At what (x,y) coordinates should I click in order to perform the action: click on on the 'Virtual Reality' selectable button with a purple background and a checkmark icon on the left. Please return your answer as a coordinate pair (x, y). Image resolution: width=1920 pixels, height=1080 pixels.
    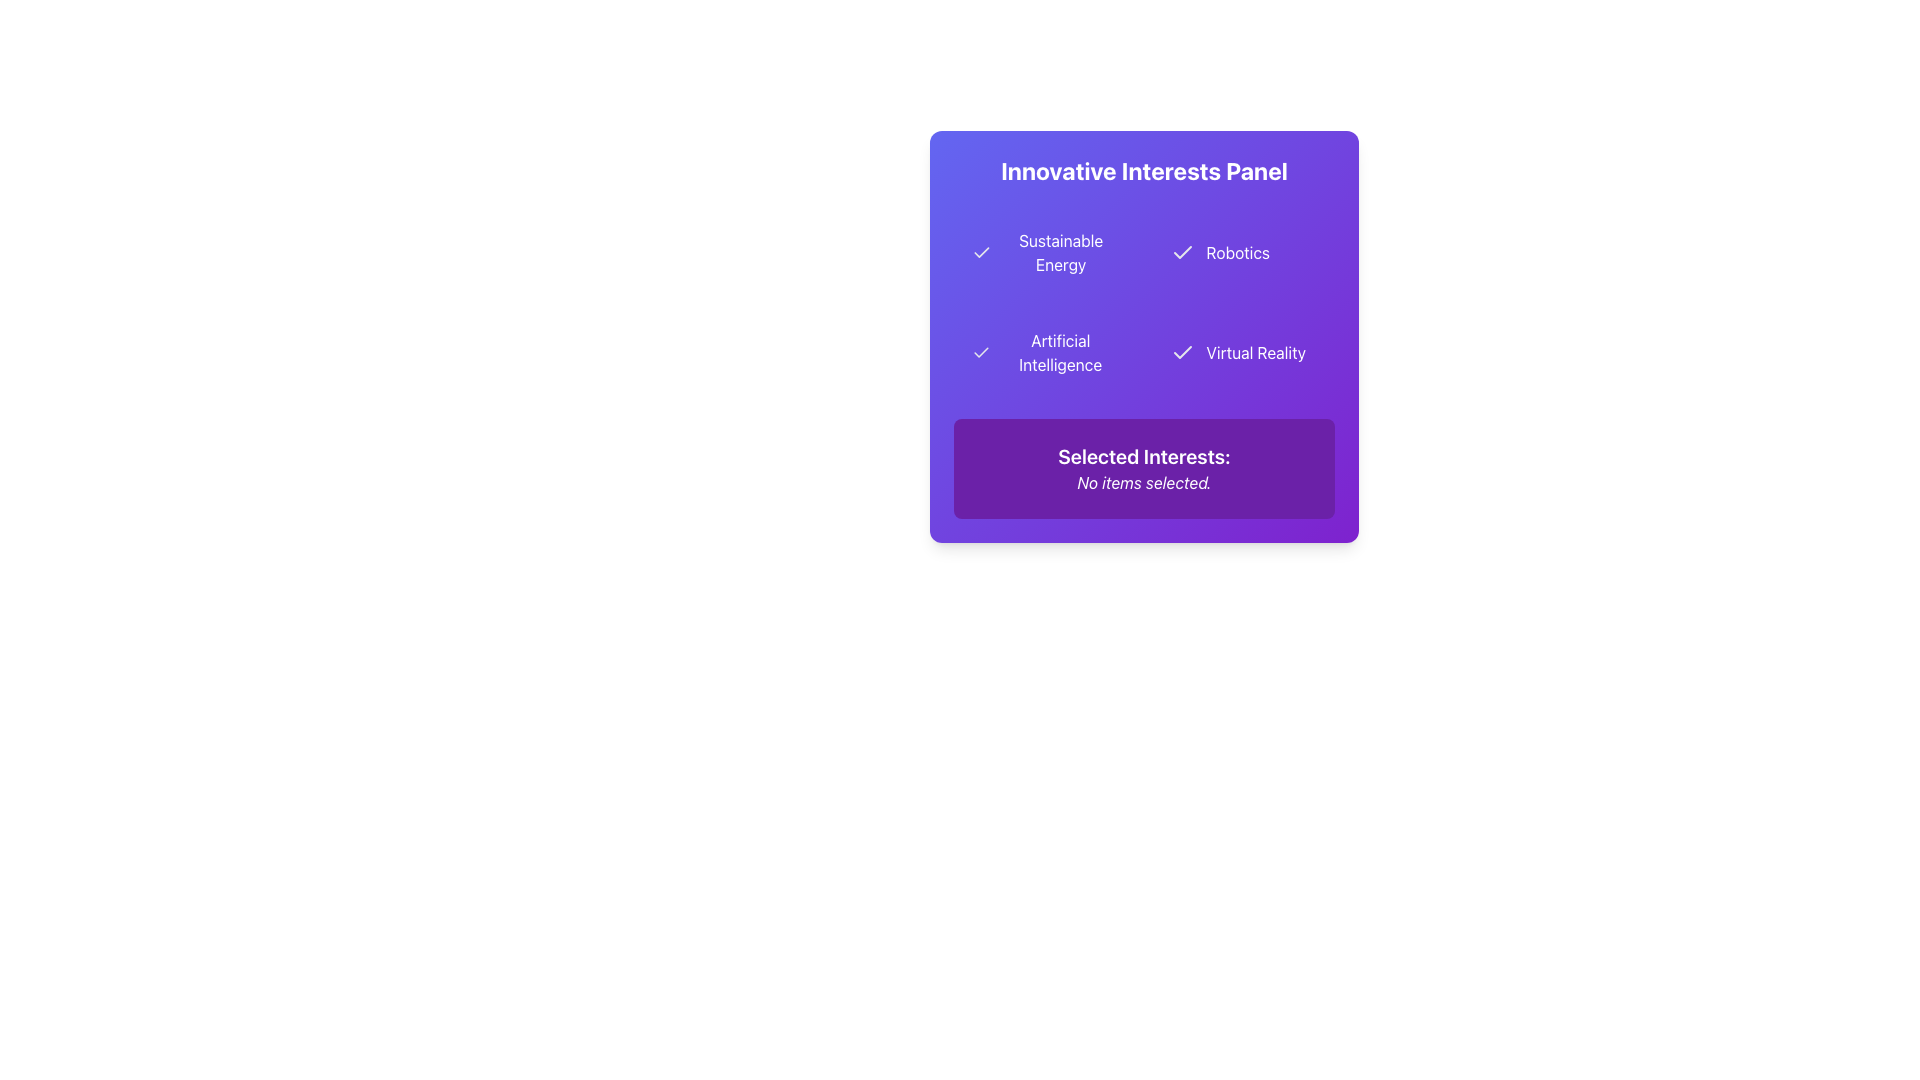
    Looking at the image, I should click on (1242, 352).